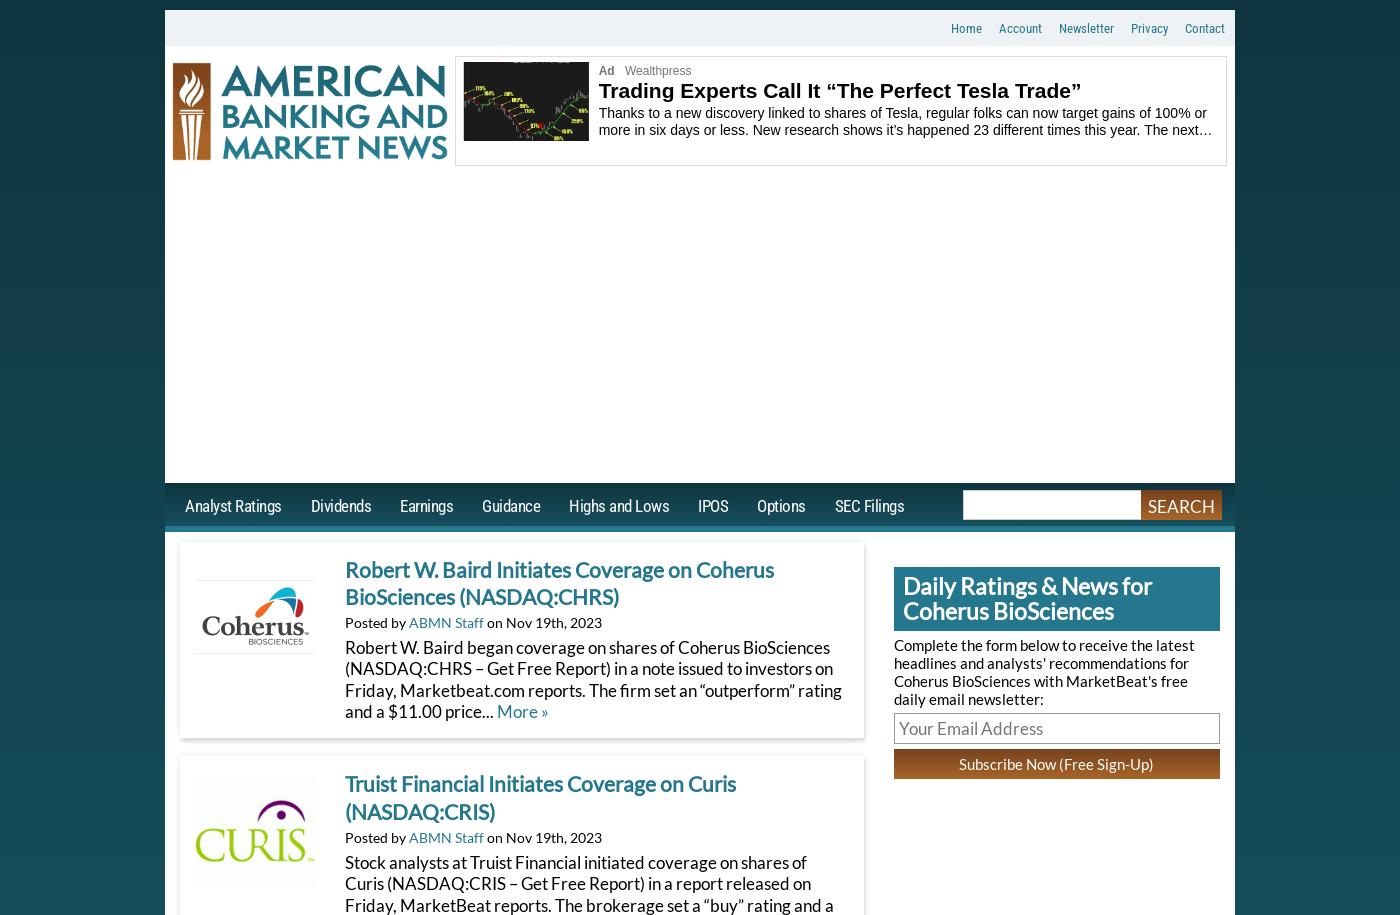 The image size is (1400, 915). I want to click on 'More', so click(517, 710).